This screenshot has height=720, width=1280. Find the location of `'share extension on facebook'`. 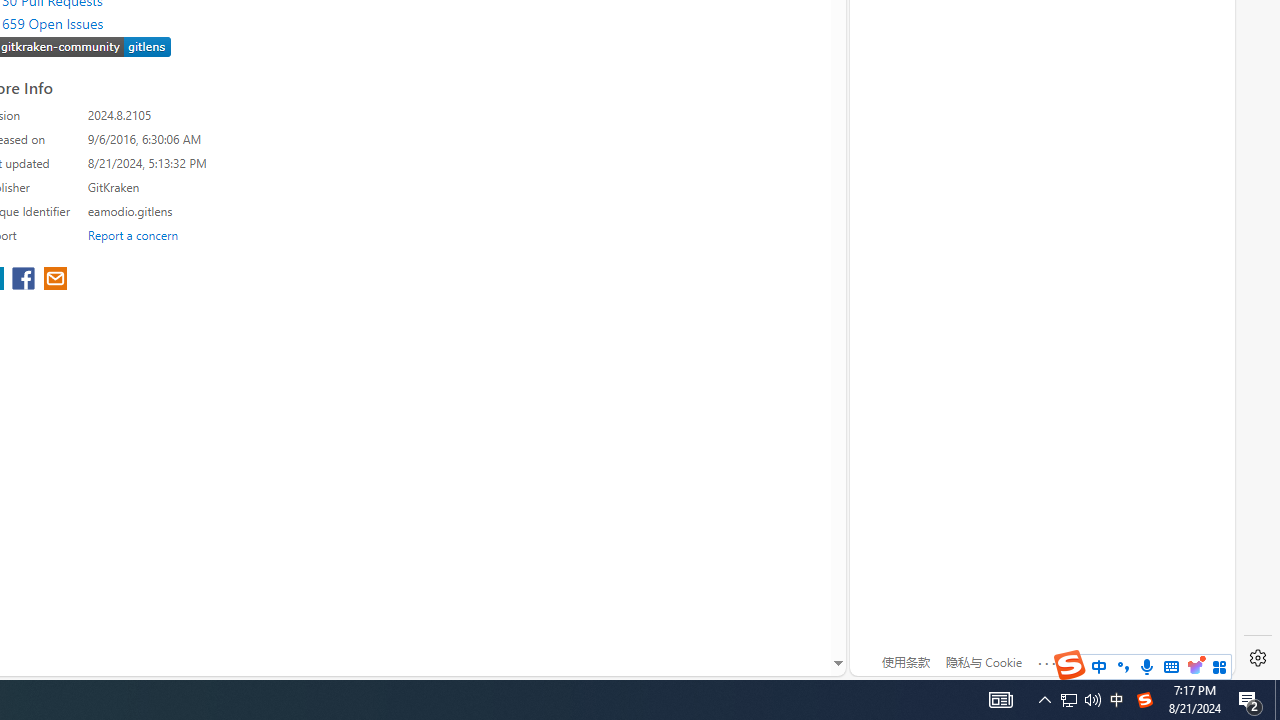

'share extension on facebook' is located at coordinates (26, 280).